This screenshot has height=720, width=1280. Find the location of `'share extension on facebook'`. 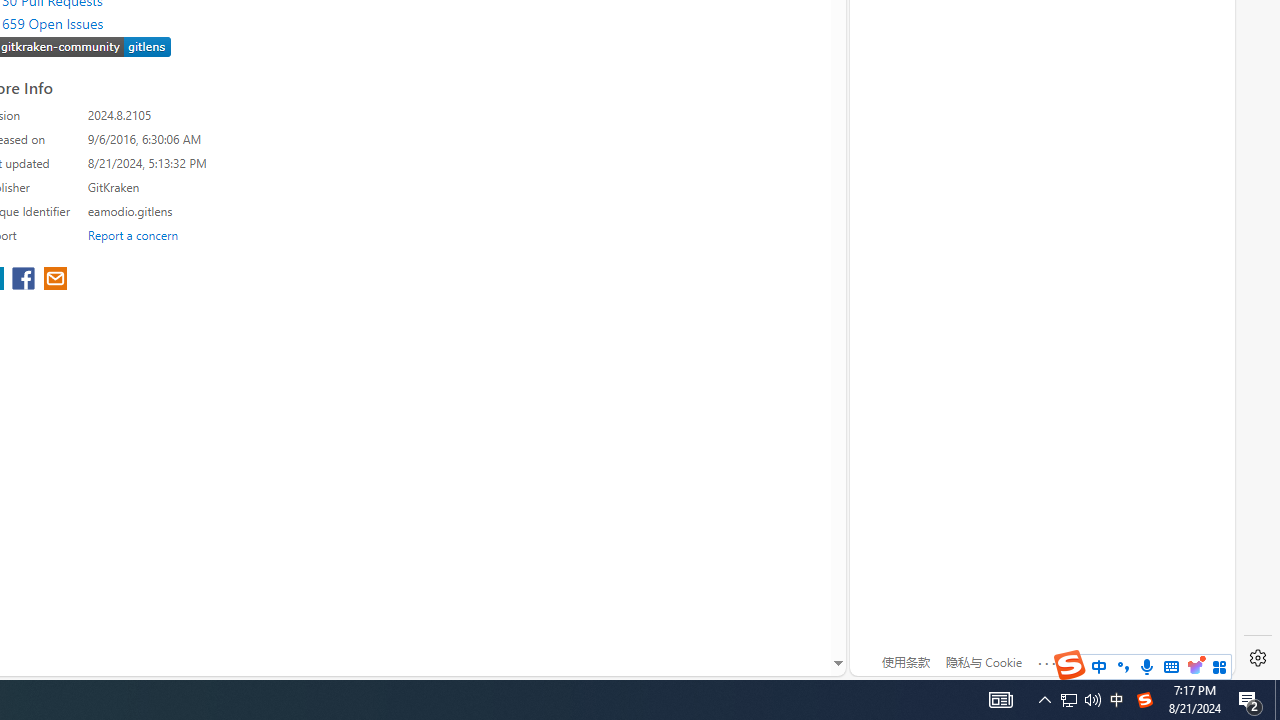

'share extension on facebook' is located at coordinates (26, 280).